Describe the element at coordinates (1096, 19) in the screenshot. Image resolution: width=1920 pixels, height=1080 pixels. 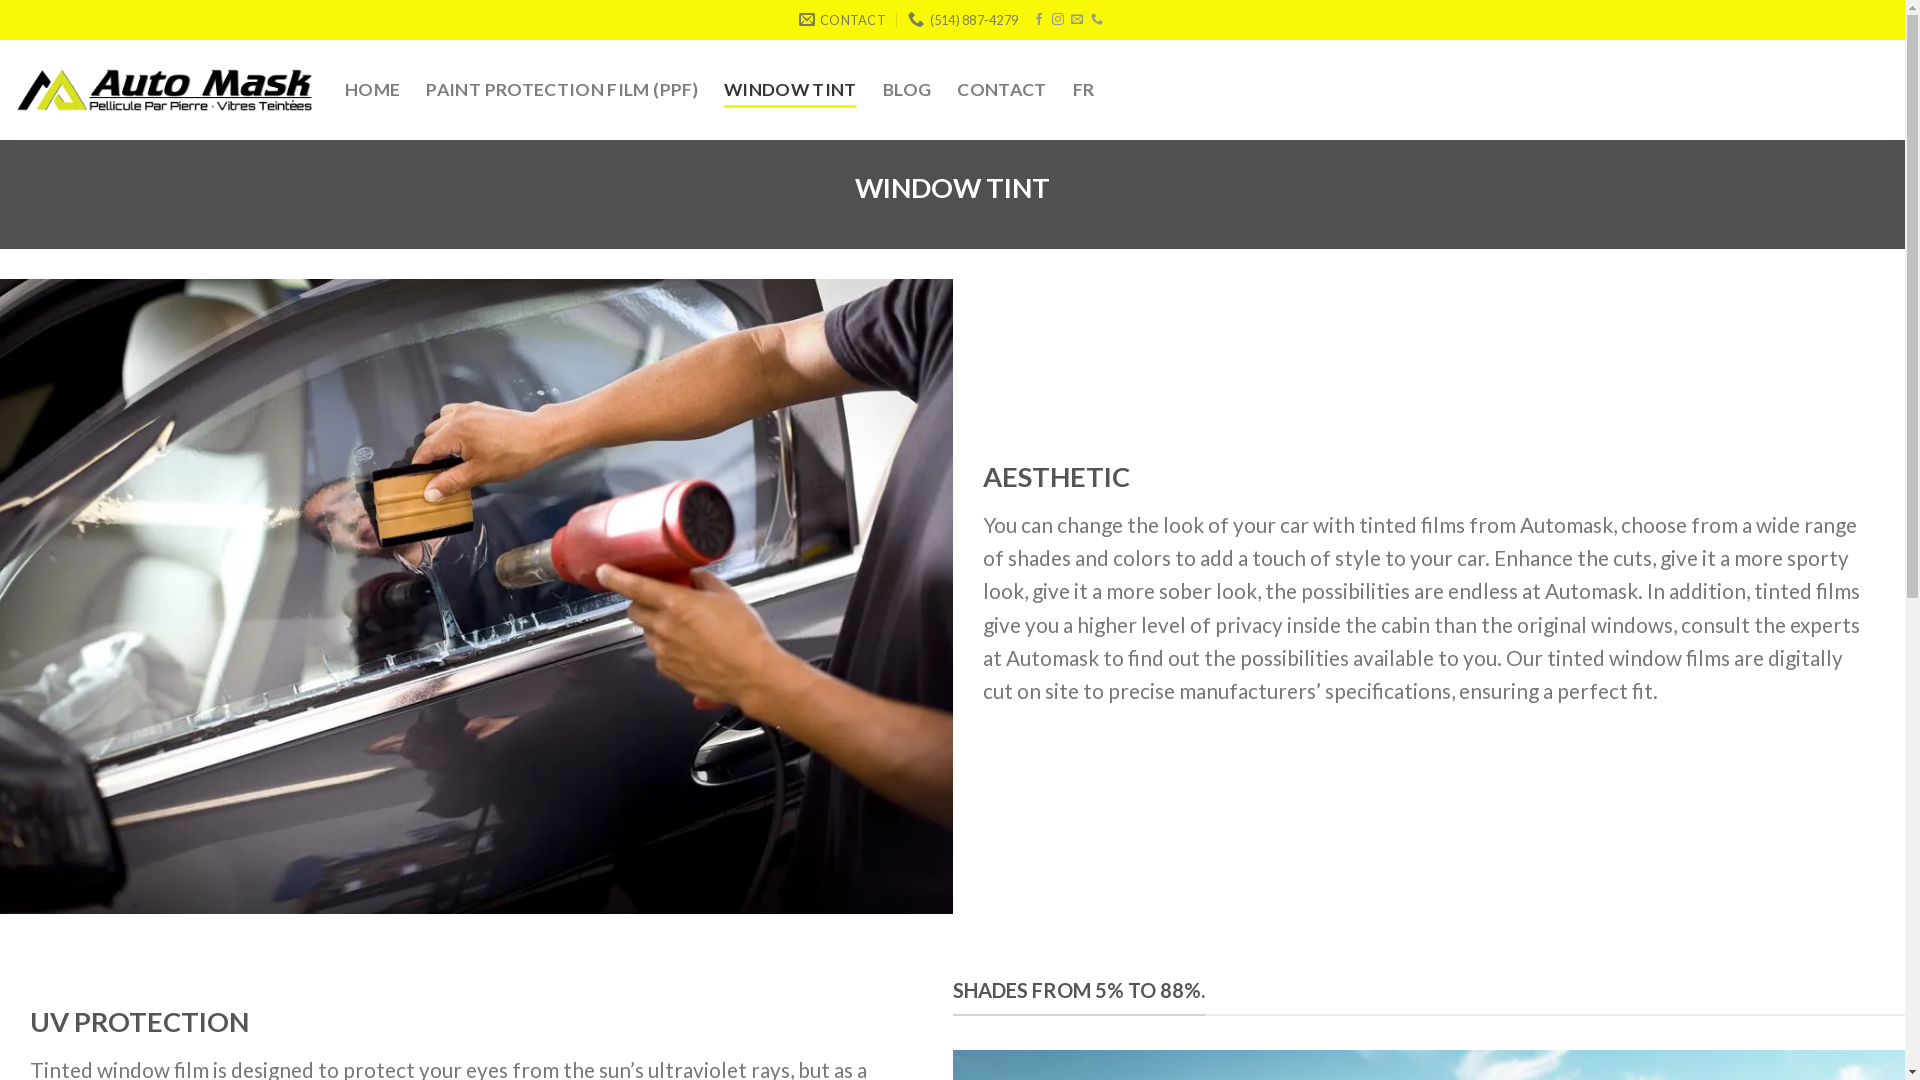
I see `'Call us'` at that location.